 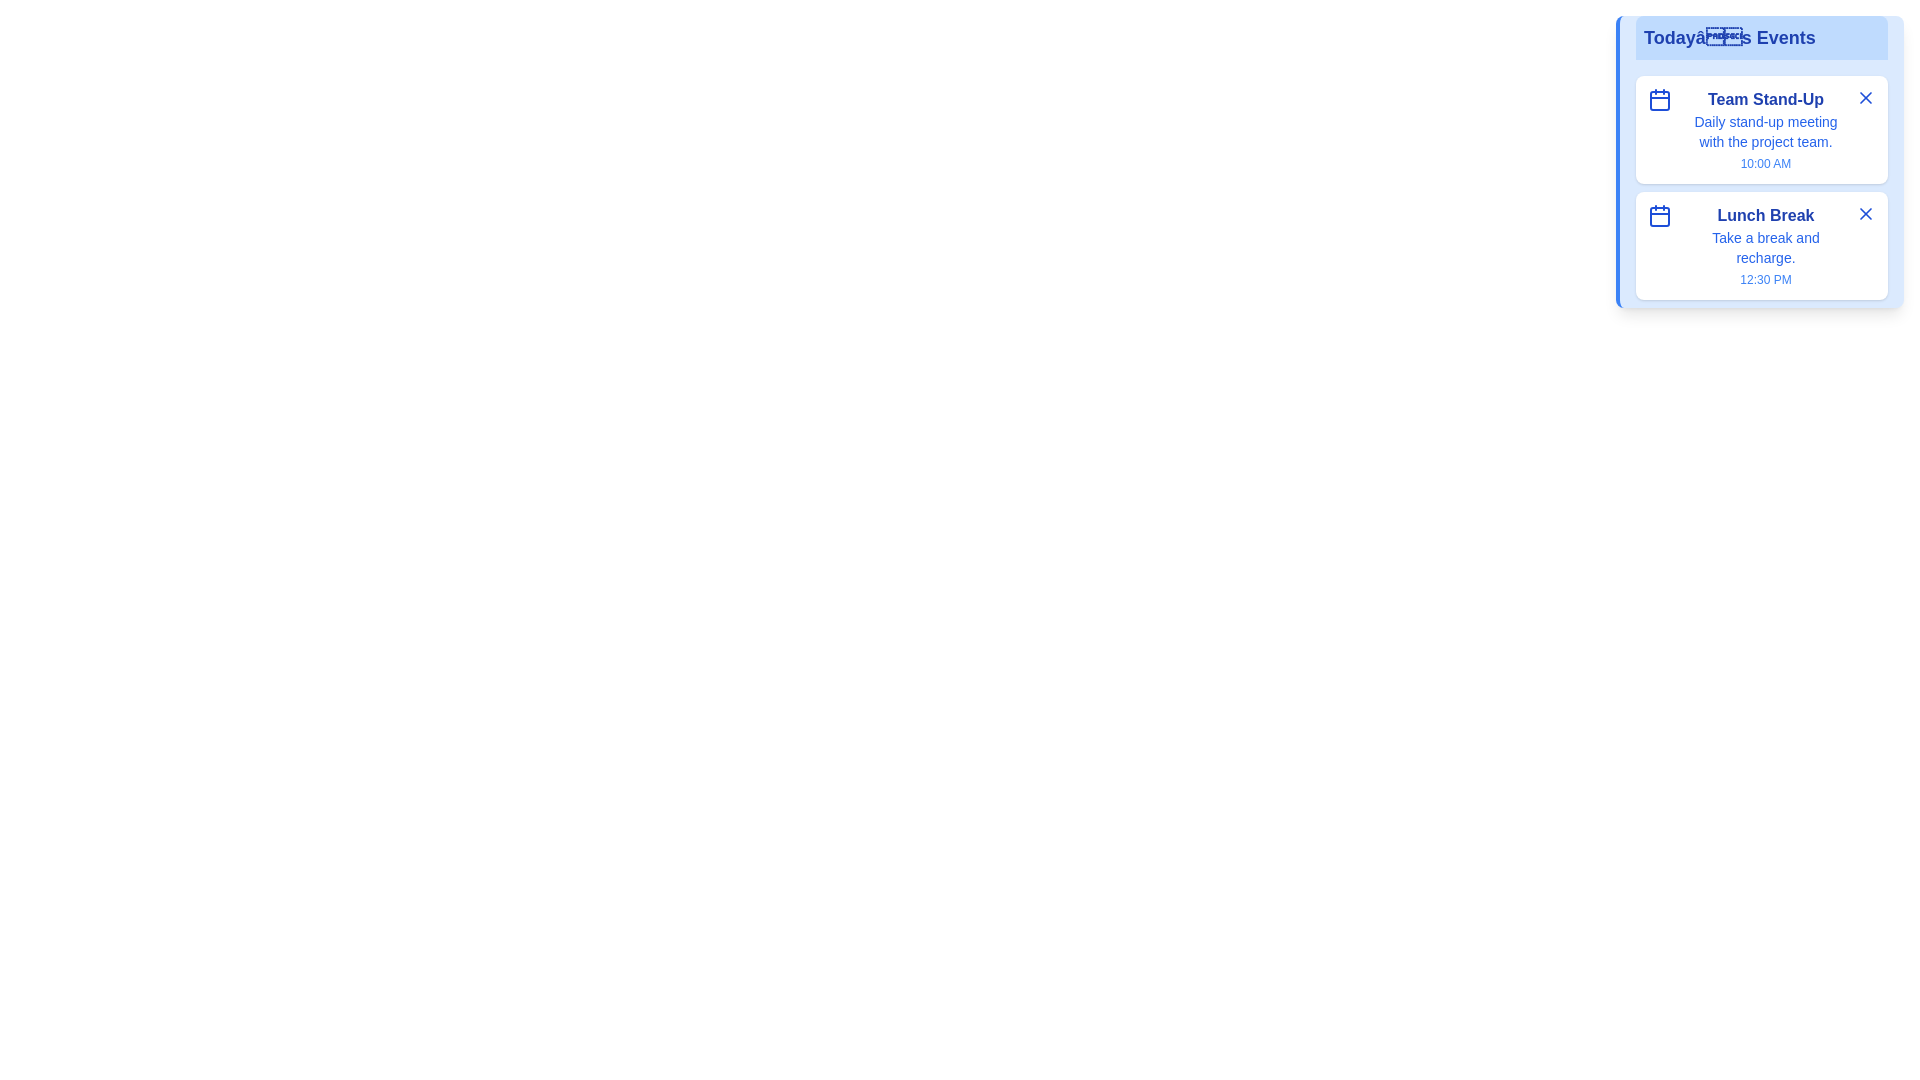 What do you see at coordinates (1761, 245) in the screenshot?
I see `the event titled 'Lunch Break' to observe hover effects` at bounding box center [1761, 245].